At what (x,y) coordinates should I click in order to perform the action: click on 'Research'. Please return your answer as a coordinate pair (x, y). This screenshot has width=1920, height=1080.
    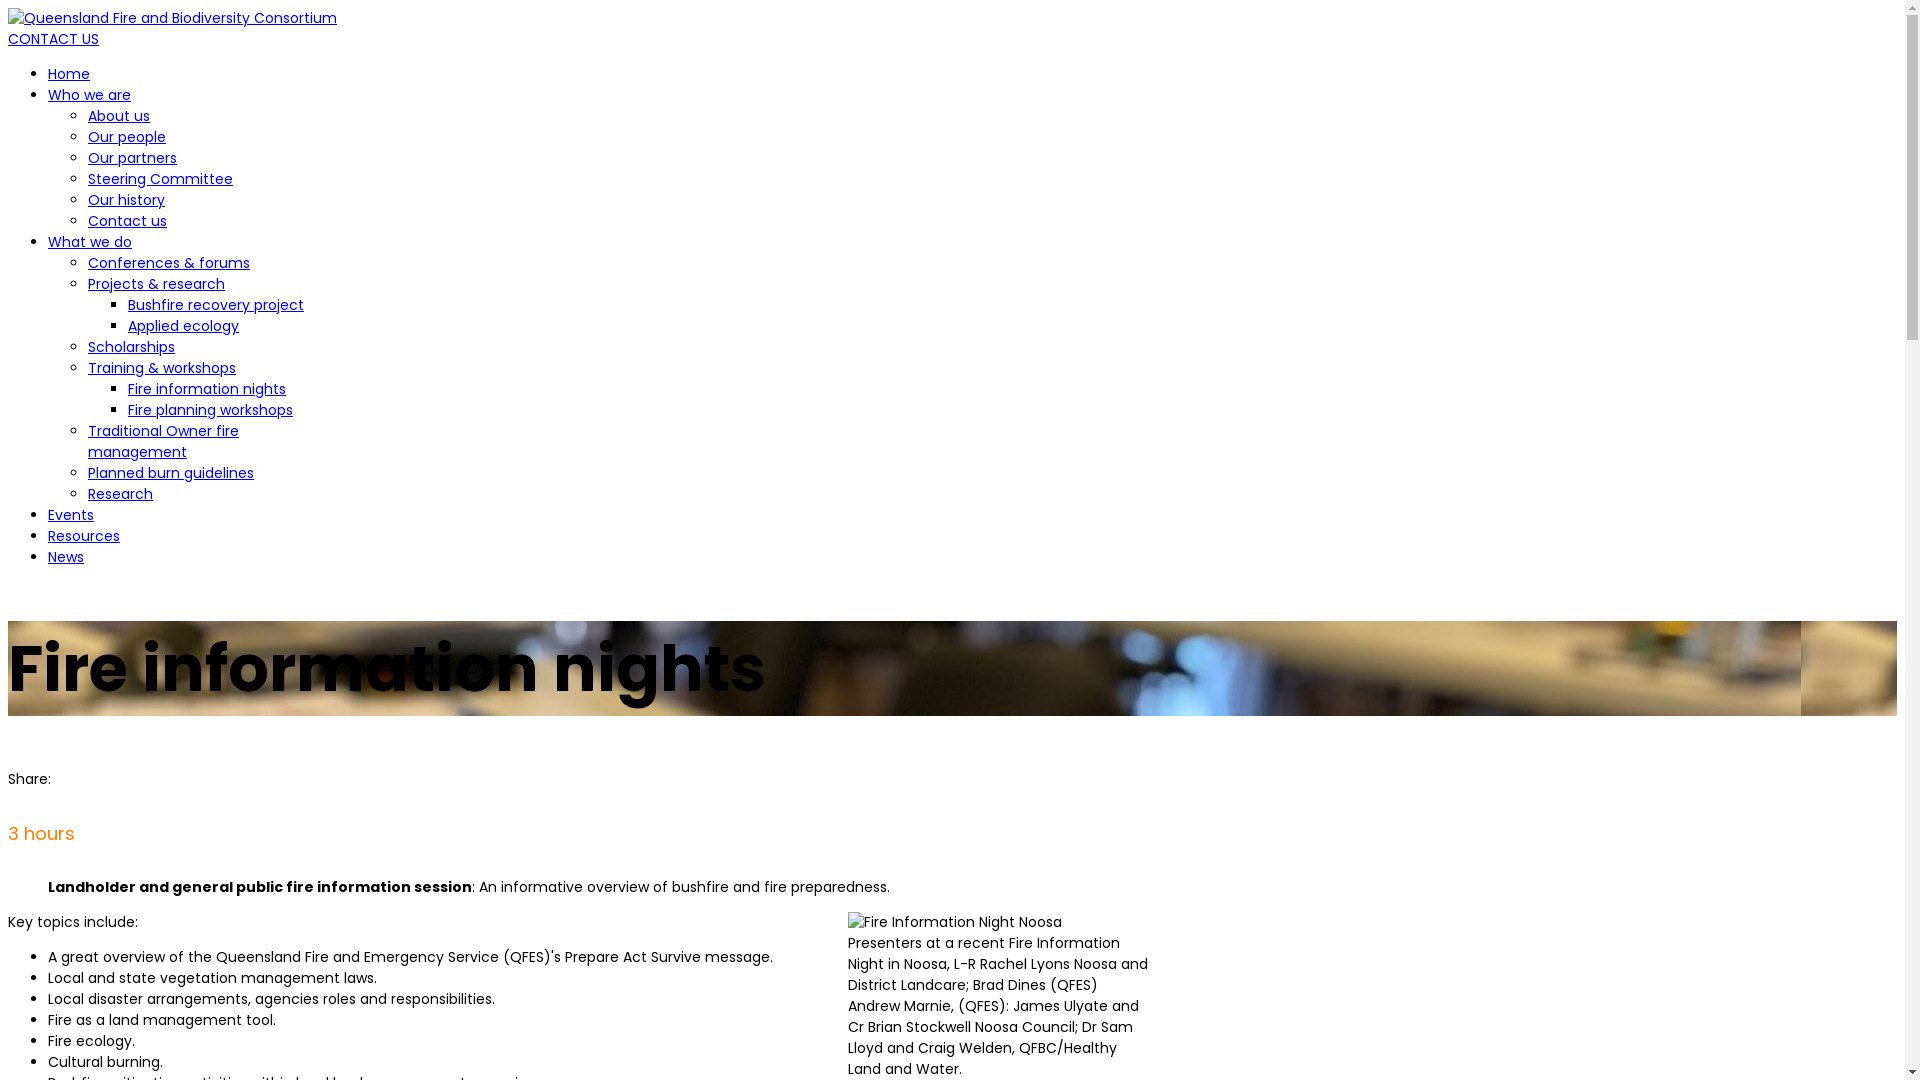
    Looking at the image, I should click on (86, 493).